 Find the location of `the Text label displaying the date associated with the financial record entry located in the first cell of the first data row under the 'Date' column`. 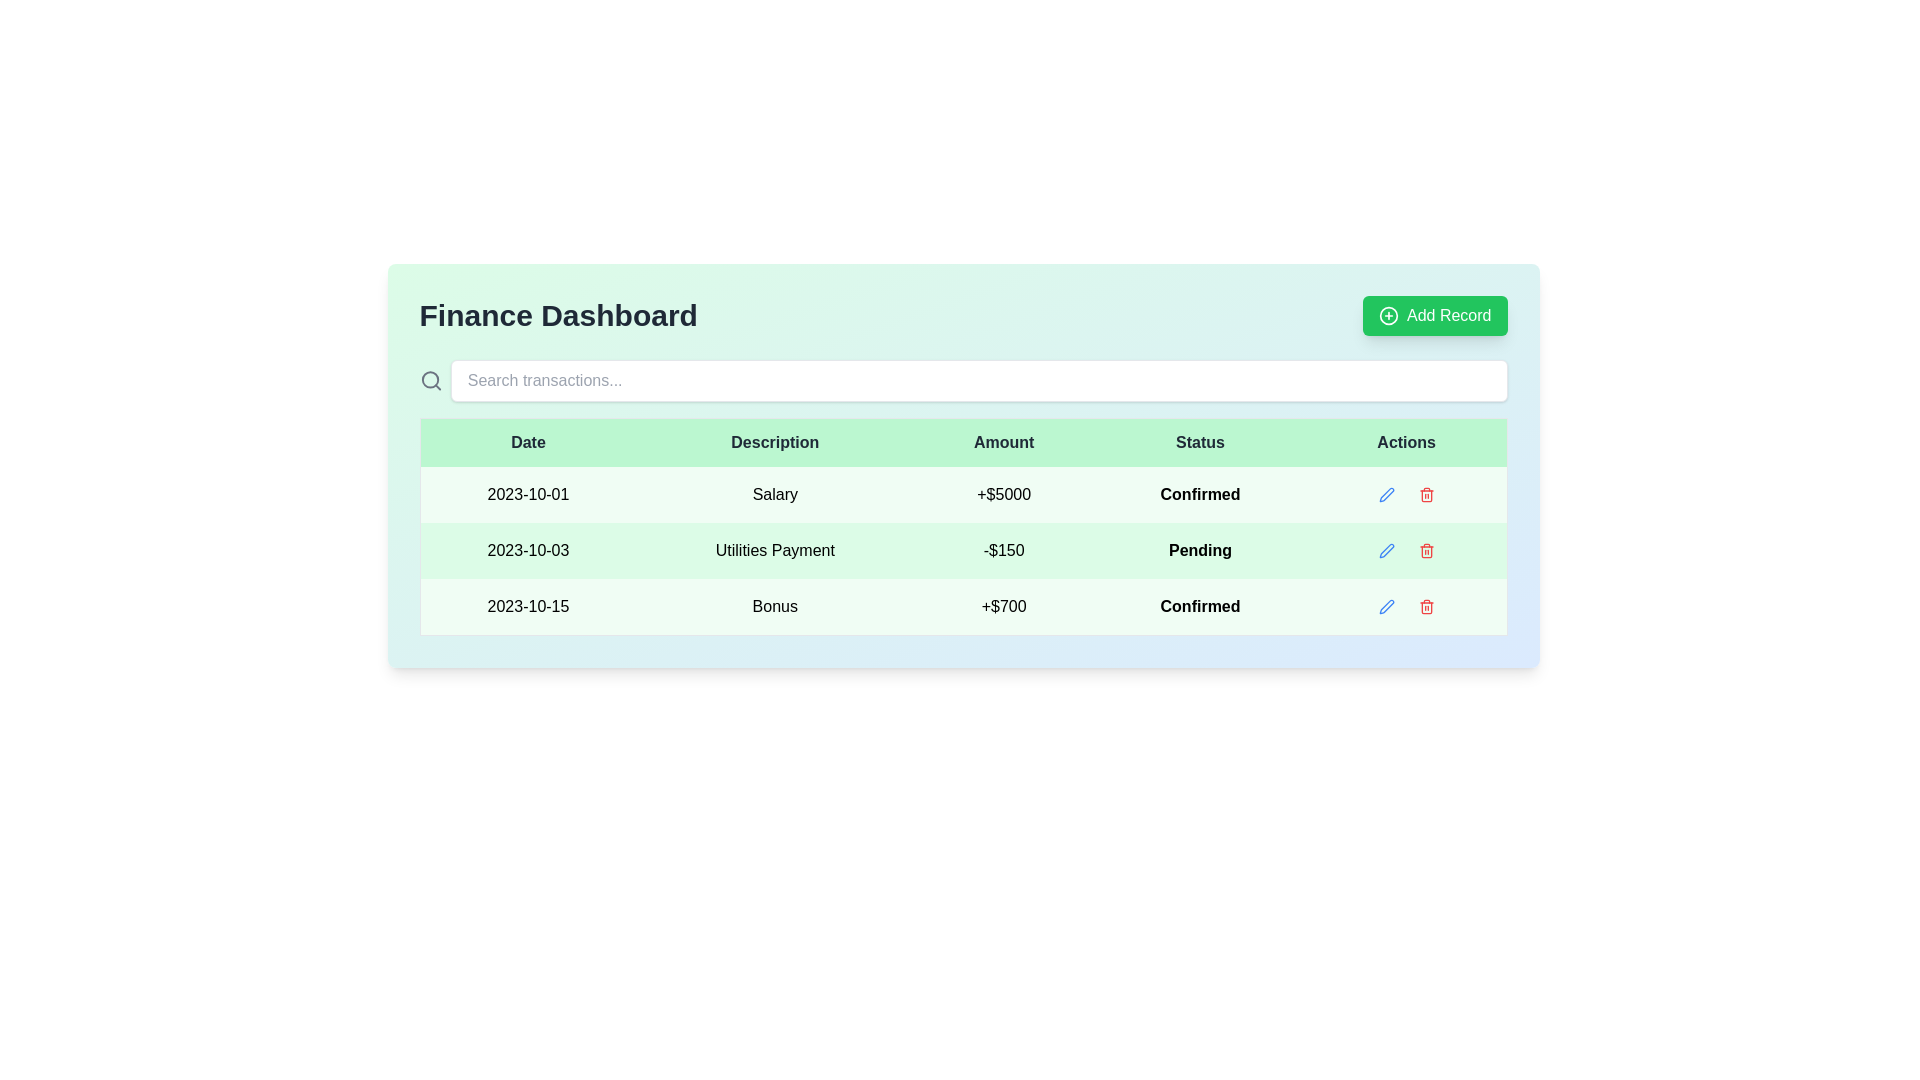

the Text label displaying the date associated with the financial record entry located in the first cell of the first data row under the 'Date' column is located at coordinates (528, 494).